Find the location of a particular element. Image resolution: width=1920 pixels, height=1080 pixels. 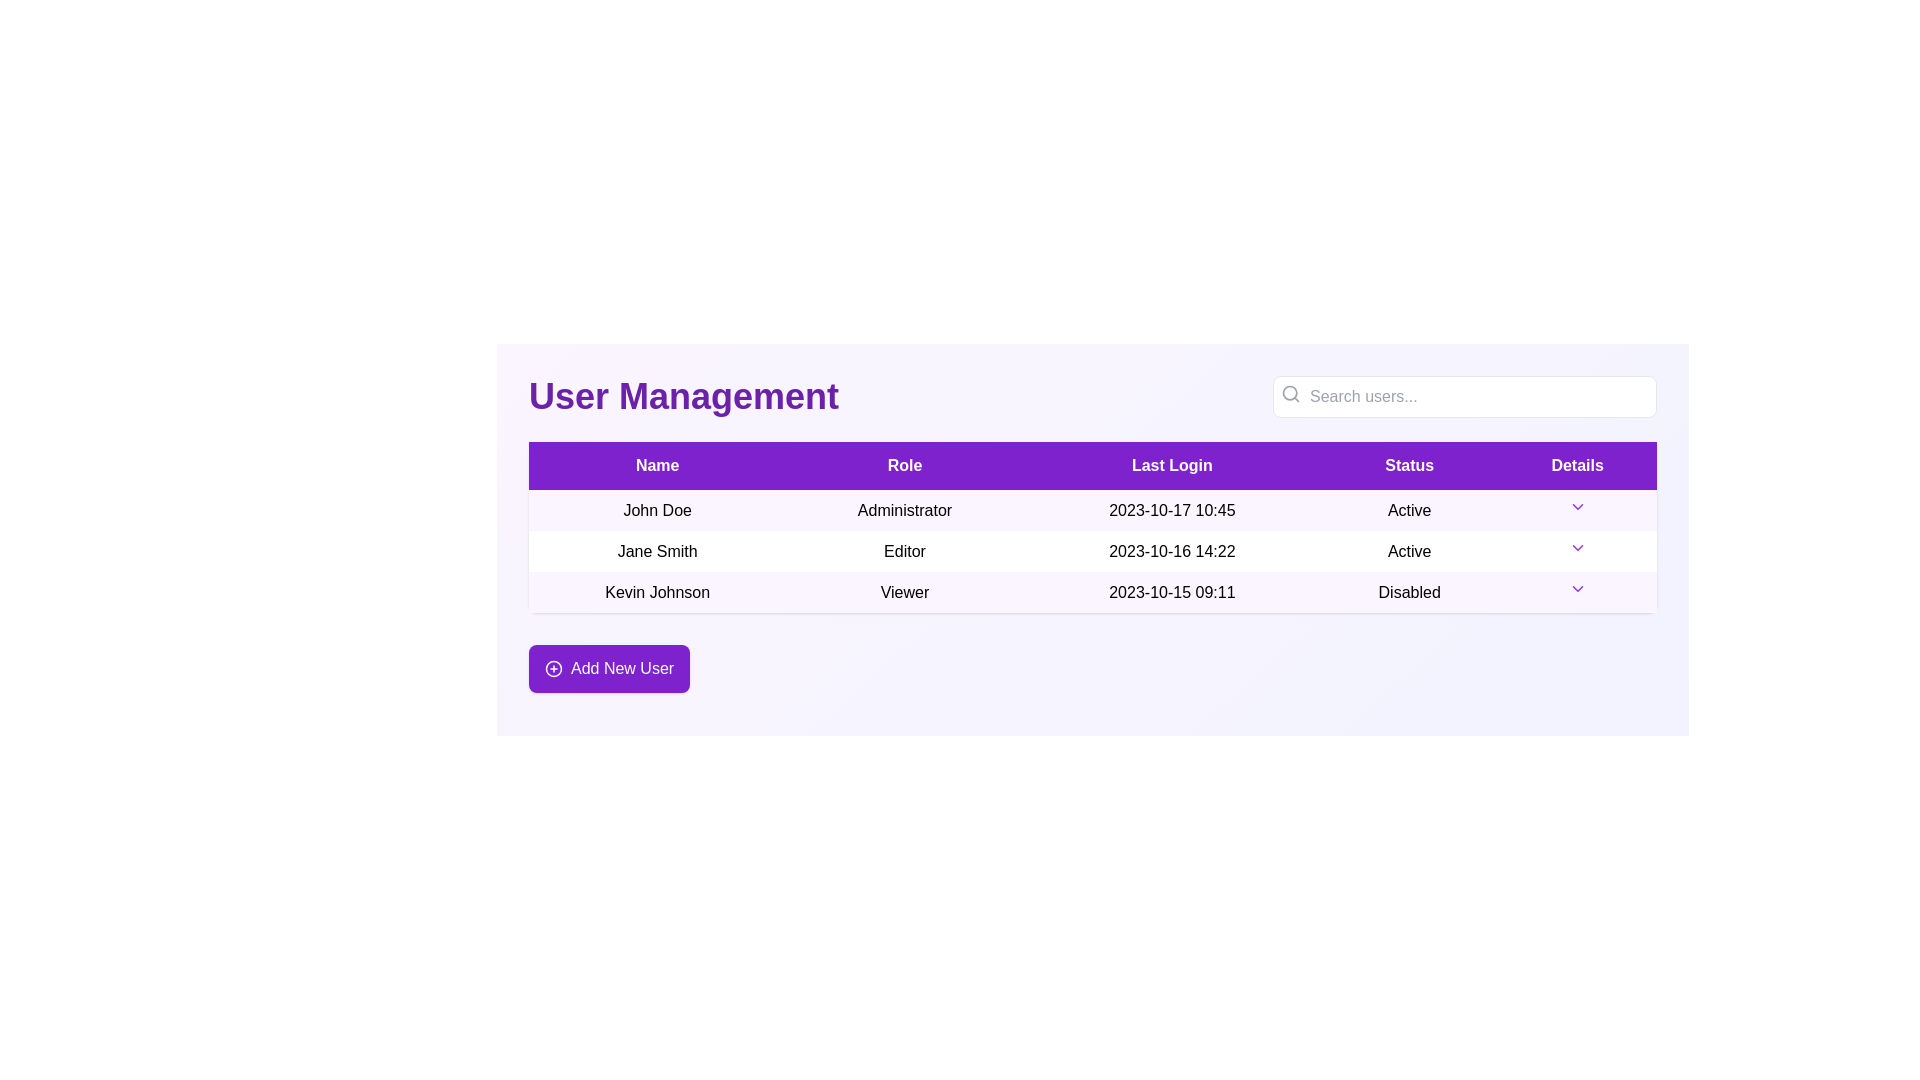

the search bar by clicking on the icon located in the top-left corner of the search bar, adjacent to the placeholder text 'Search users...' is located at coordinates (1291, 393).